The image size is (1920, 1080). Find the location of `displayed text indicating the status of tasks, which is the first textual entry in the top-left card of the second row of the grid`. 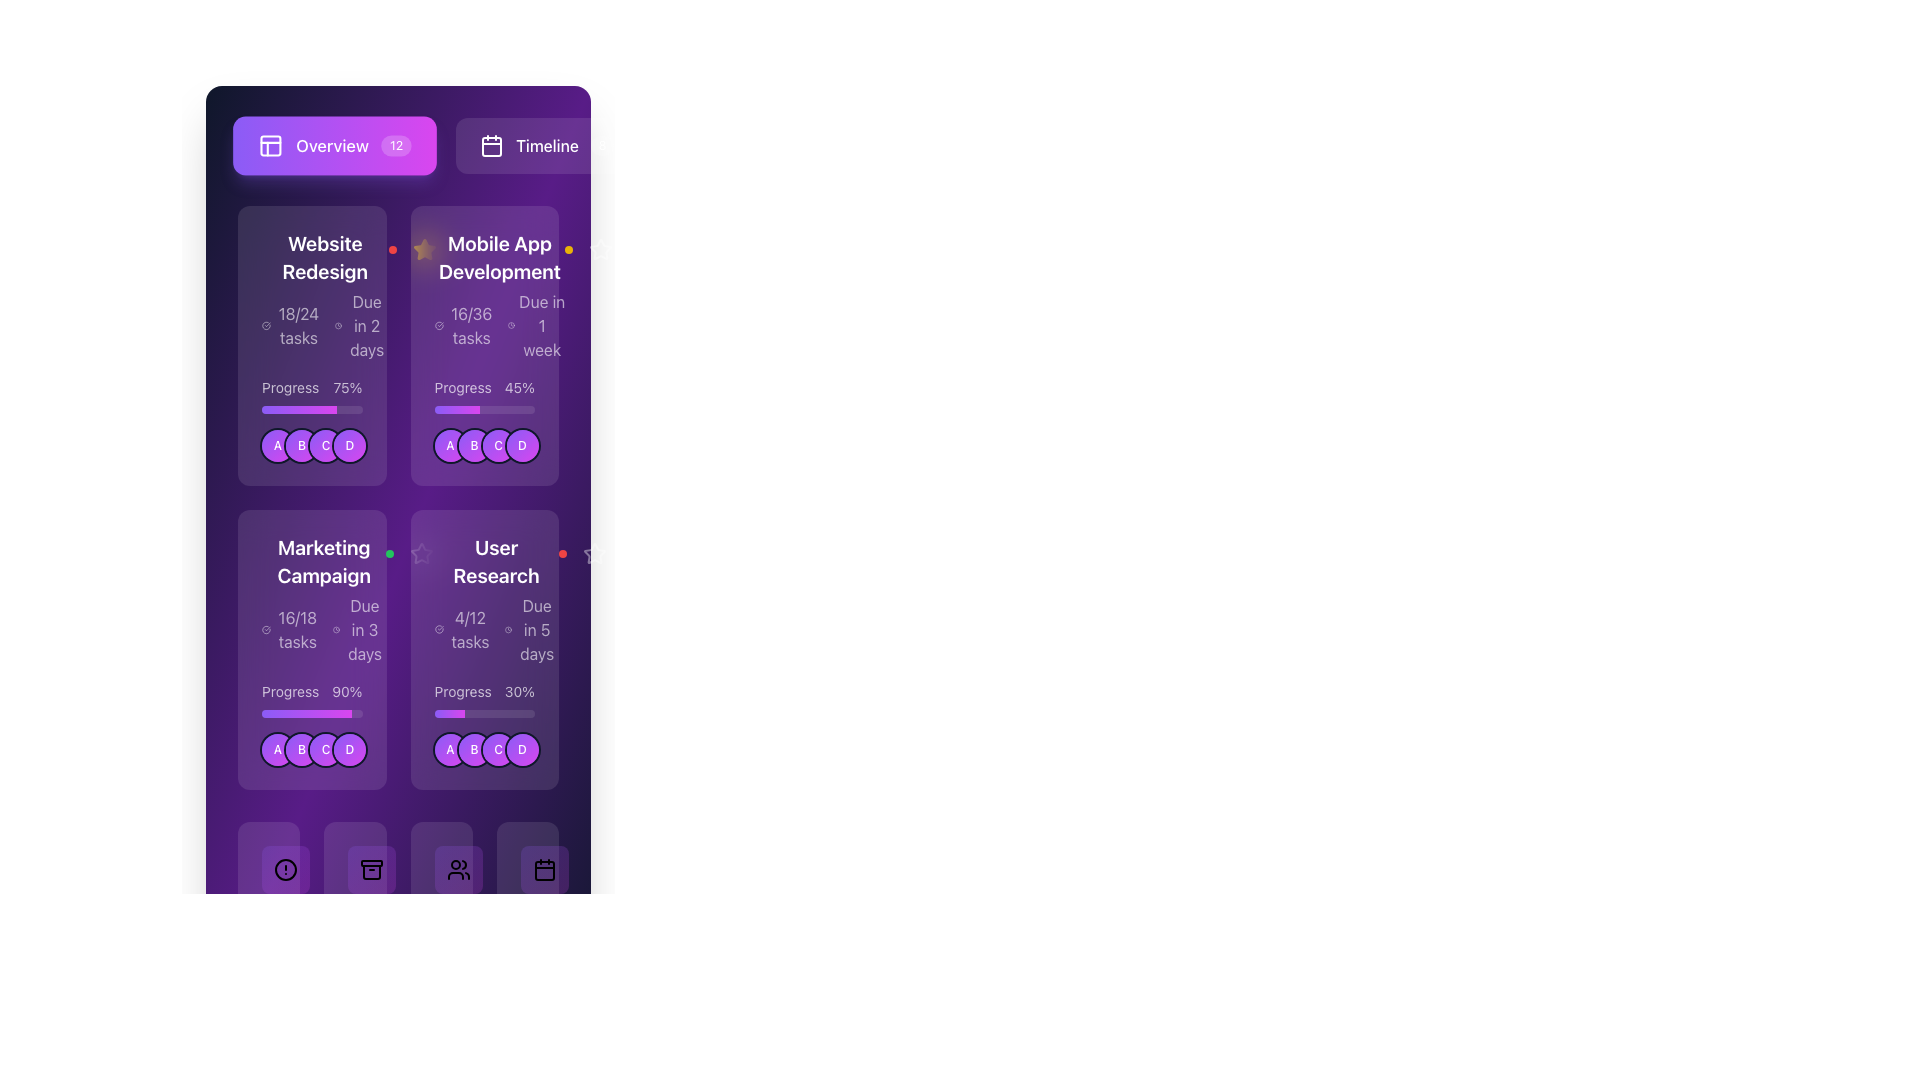

displayed text indicating the status of tasks, which is the first textual entry in the top-left card of the second row of the grid is located at coordinates (291, 325).